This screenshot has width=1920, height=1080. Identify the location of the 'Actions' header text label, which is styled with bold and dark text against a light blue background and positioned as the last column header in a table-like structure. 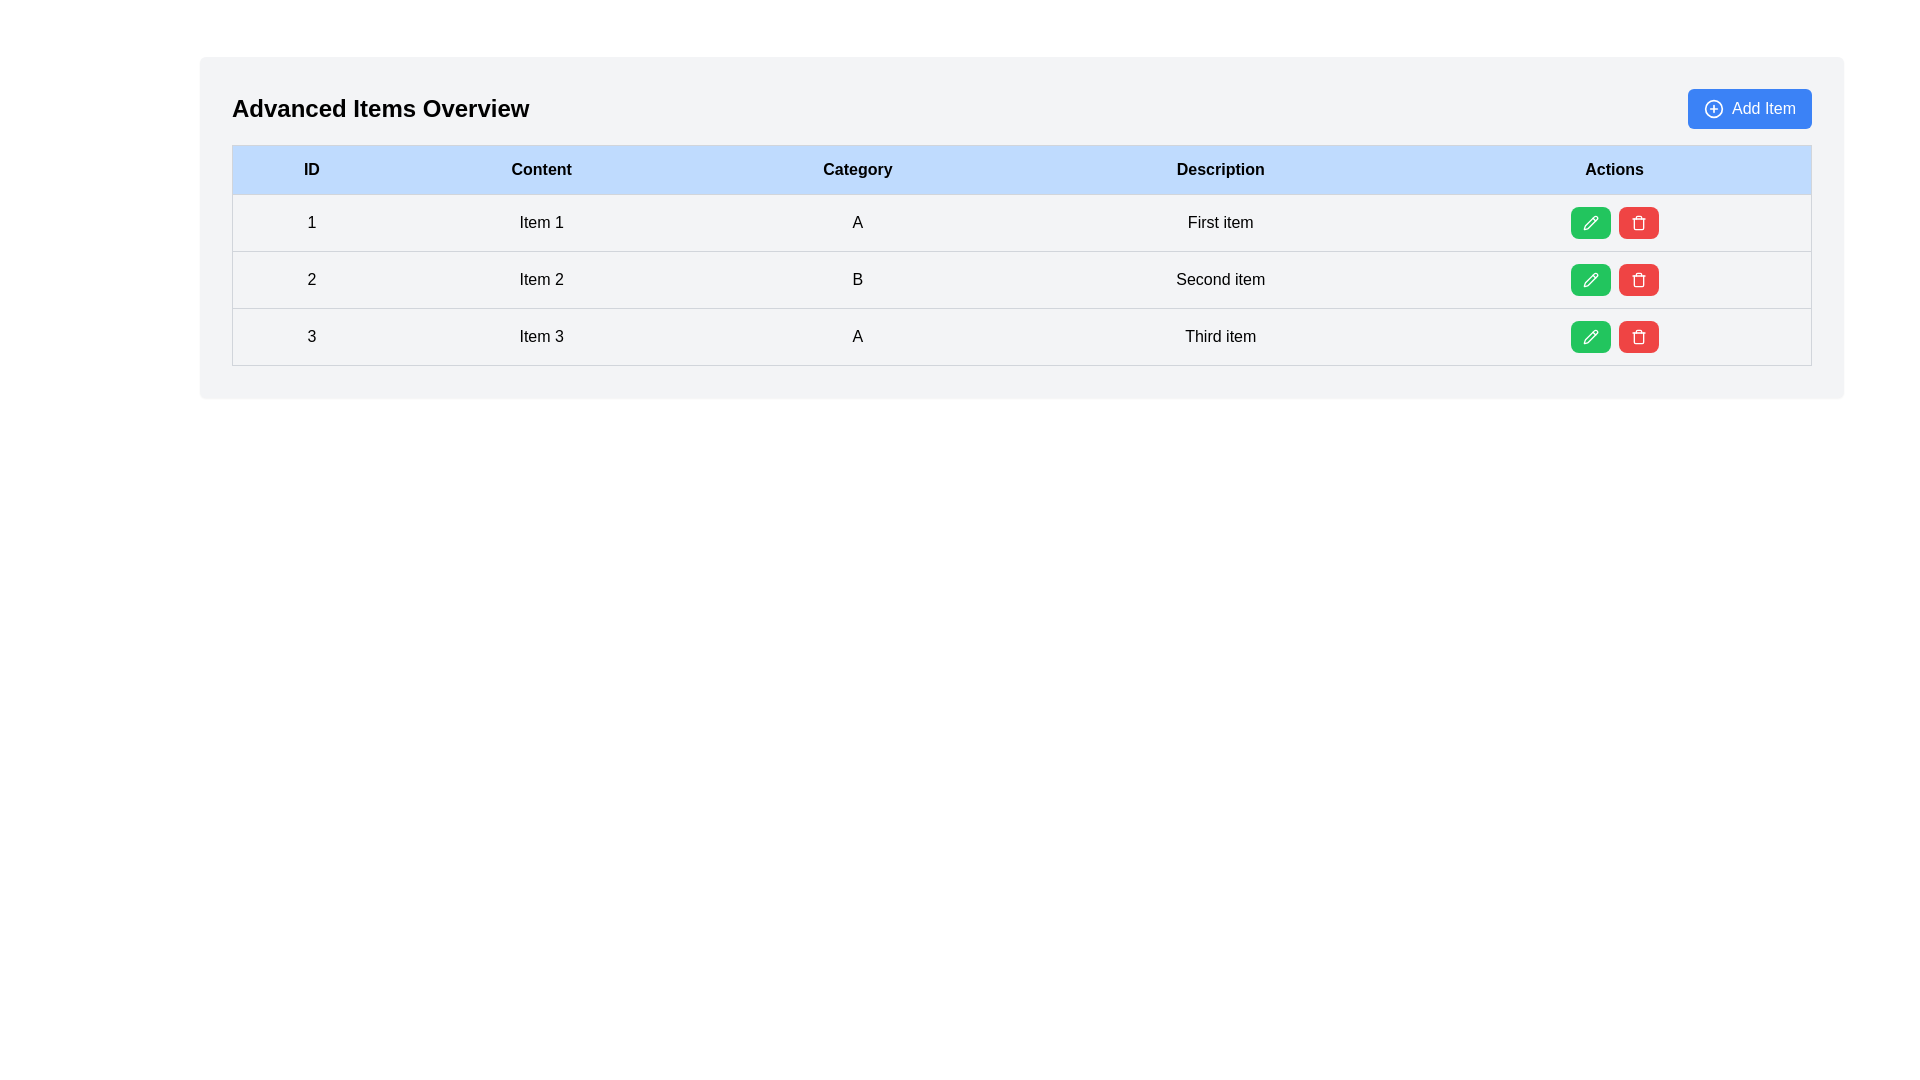
(1614, 168).